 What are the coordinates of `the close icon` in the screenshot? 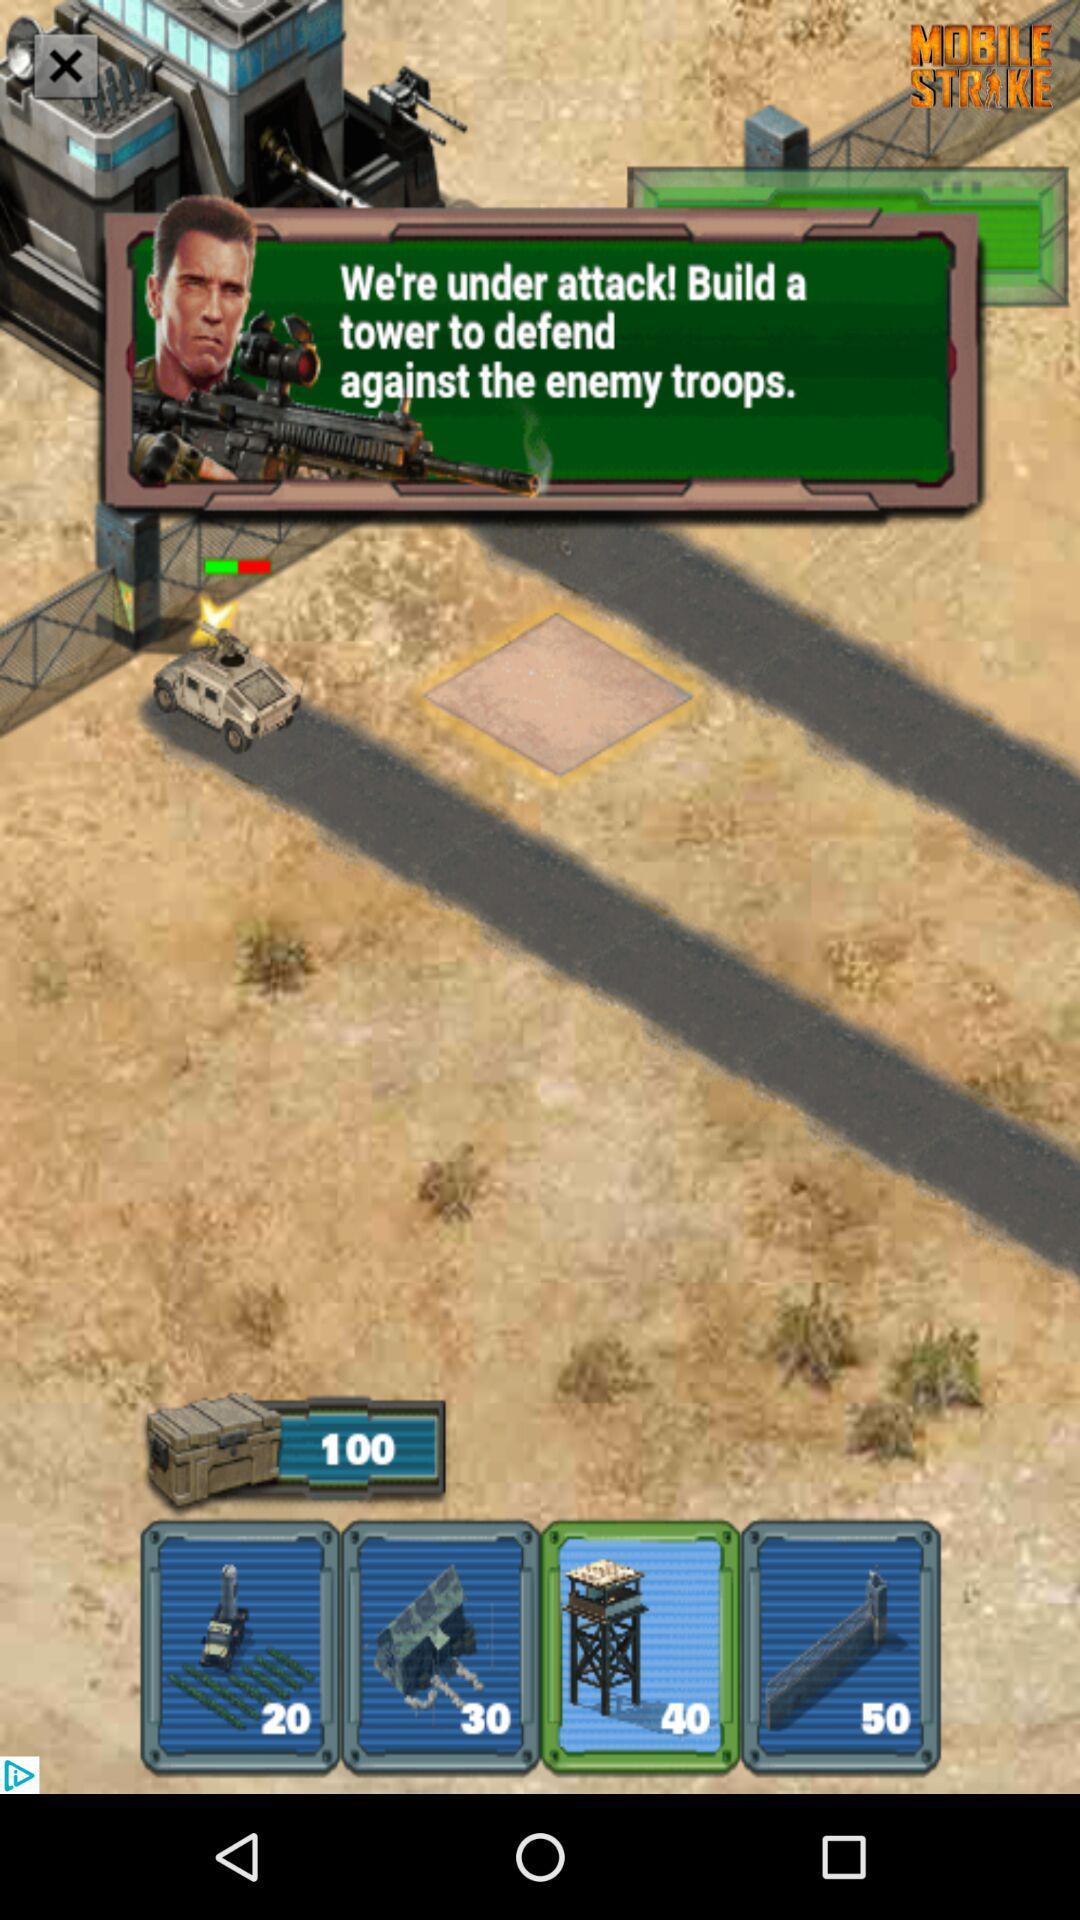 It's located at (91, 97).